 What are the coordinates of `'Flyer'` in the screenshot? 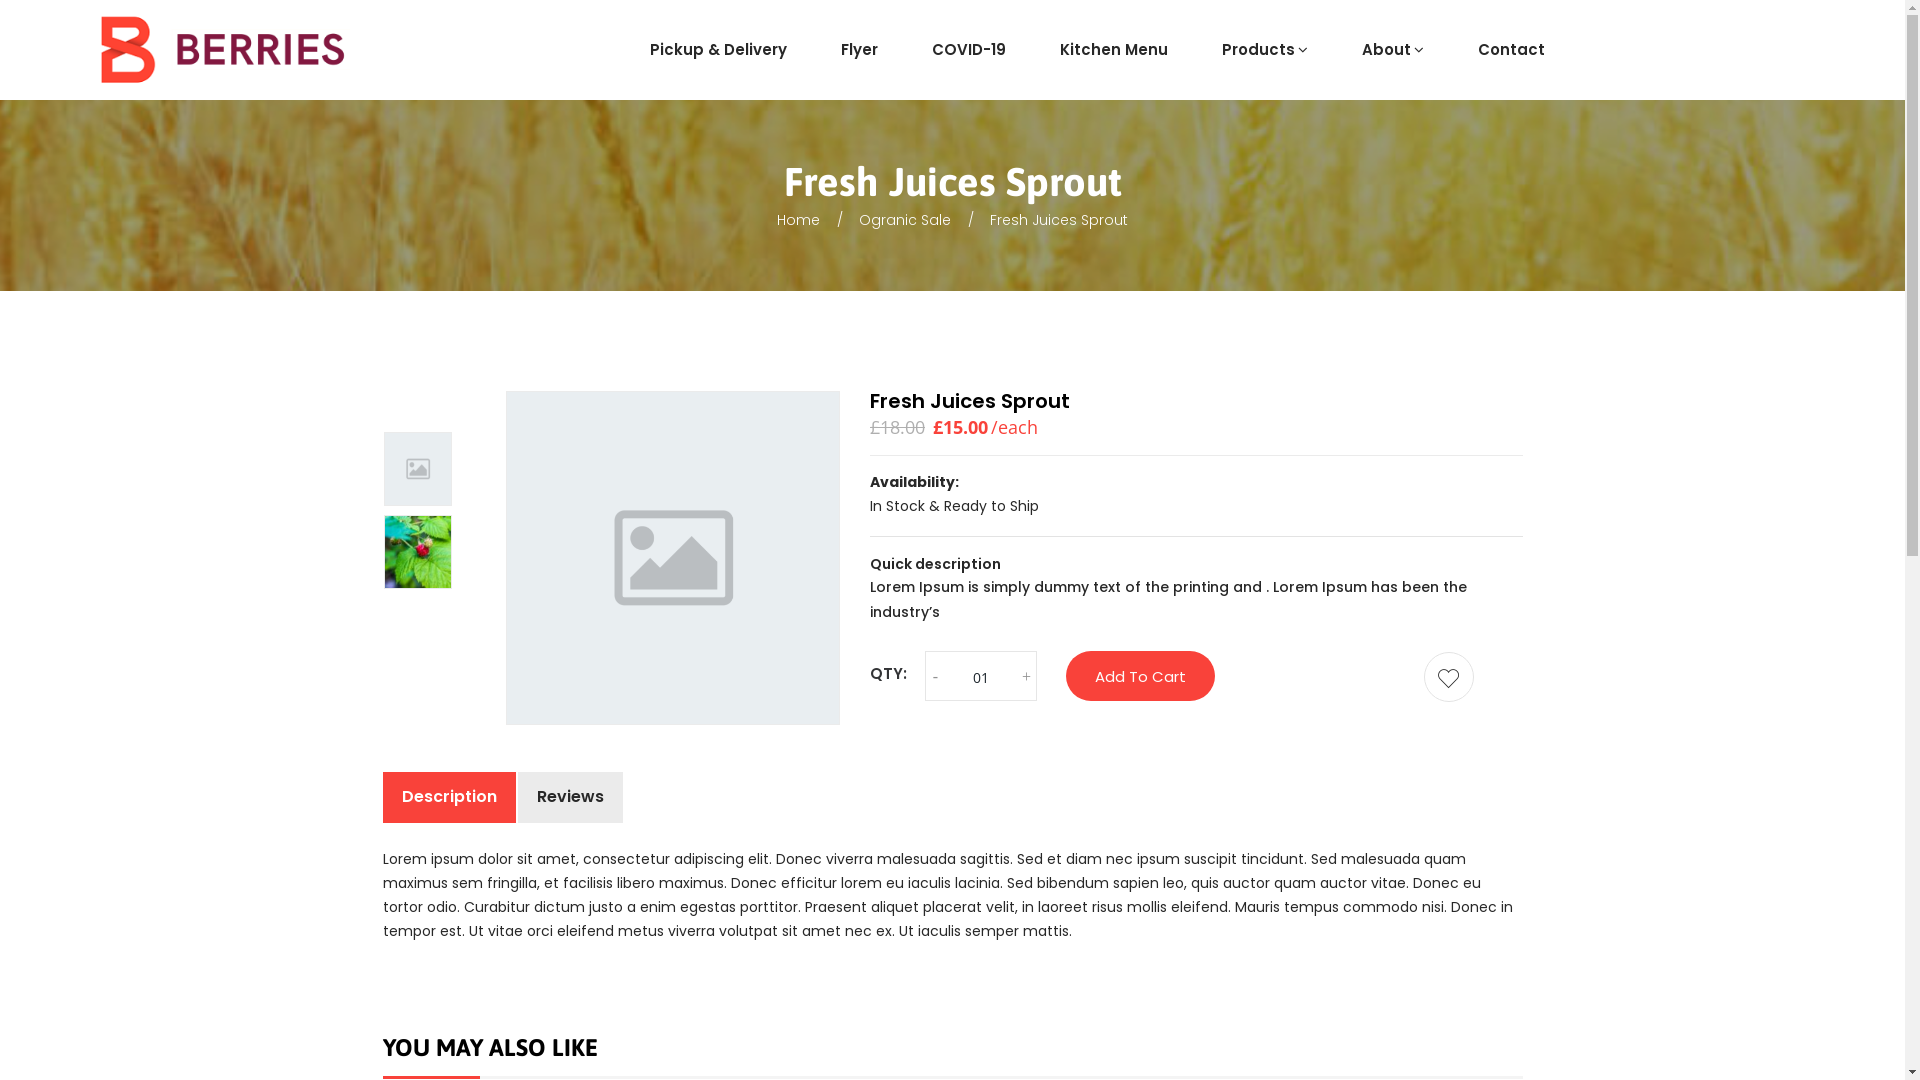 It's located at (859, 49).